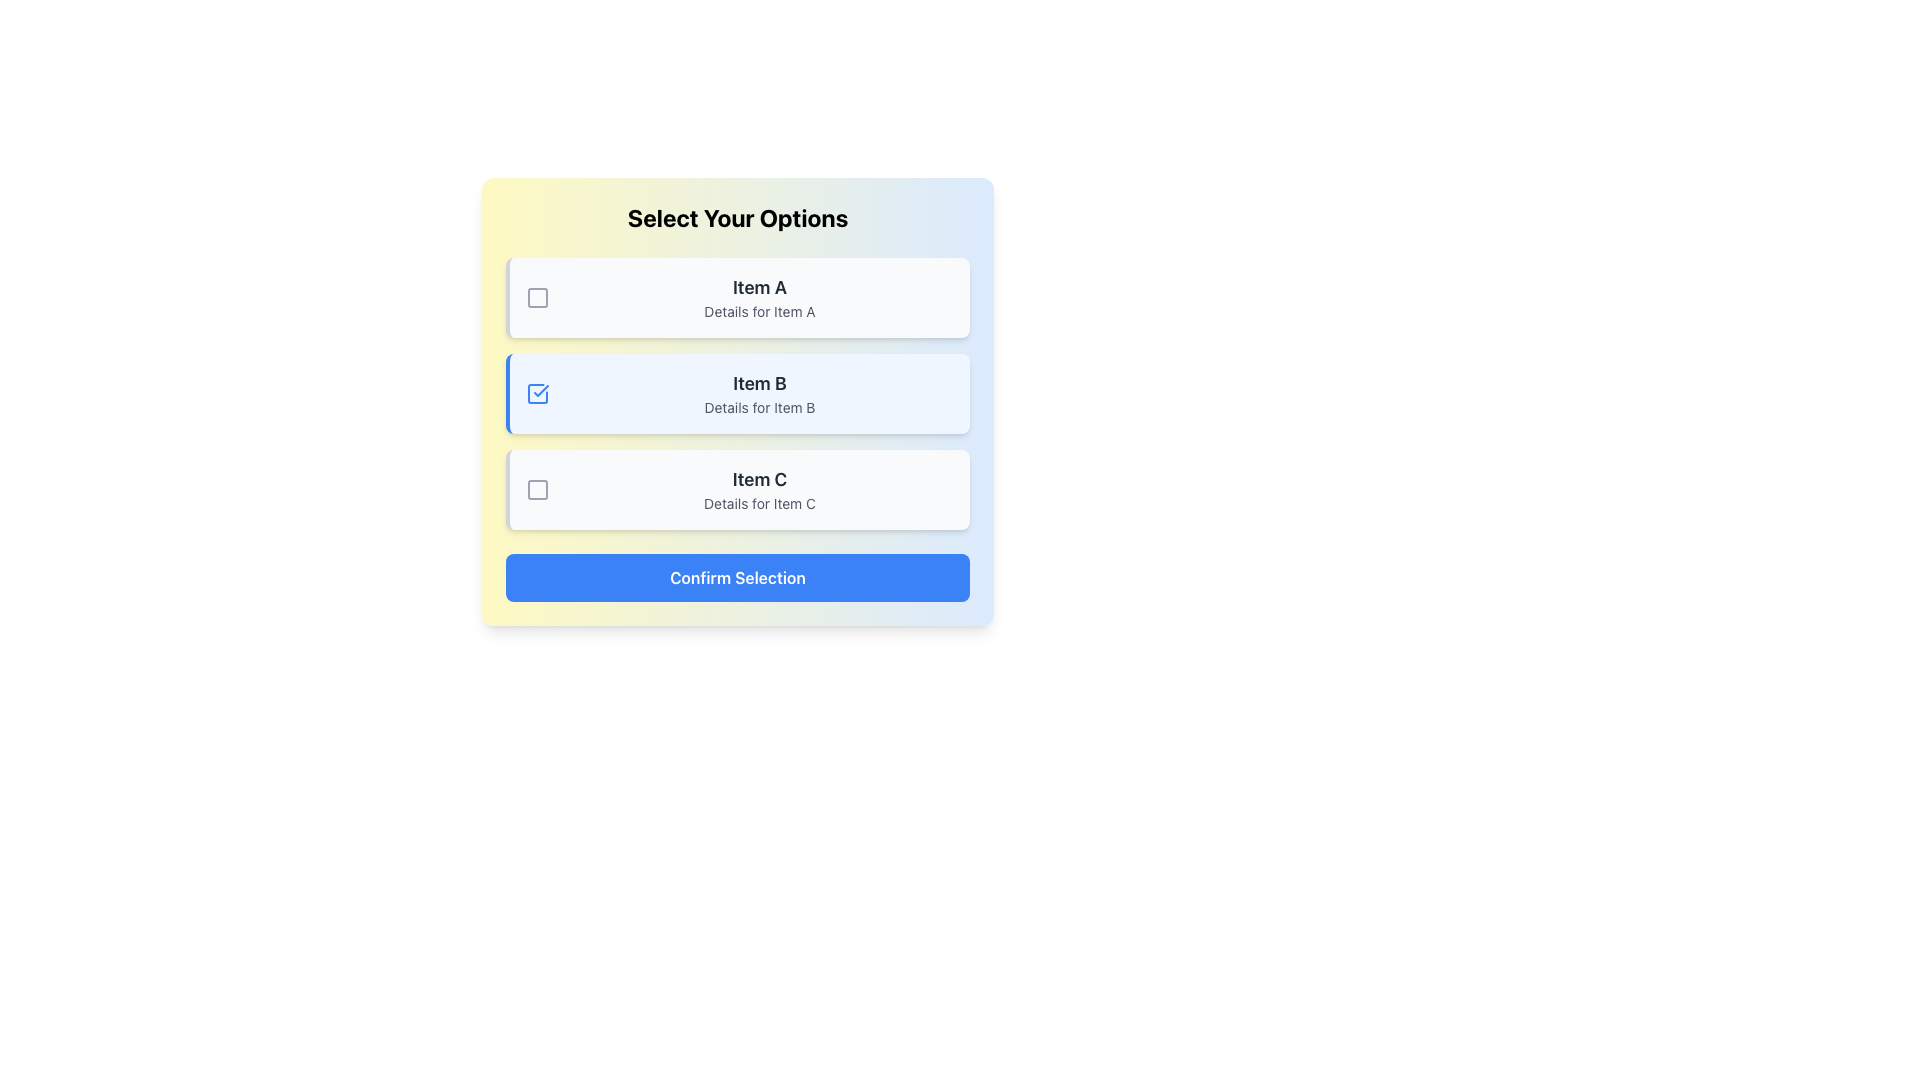  I want to click on the checkbox located at the top-left corner of the rectangle labeled 'Item A', so click(537, 297).